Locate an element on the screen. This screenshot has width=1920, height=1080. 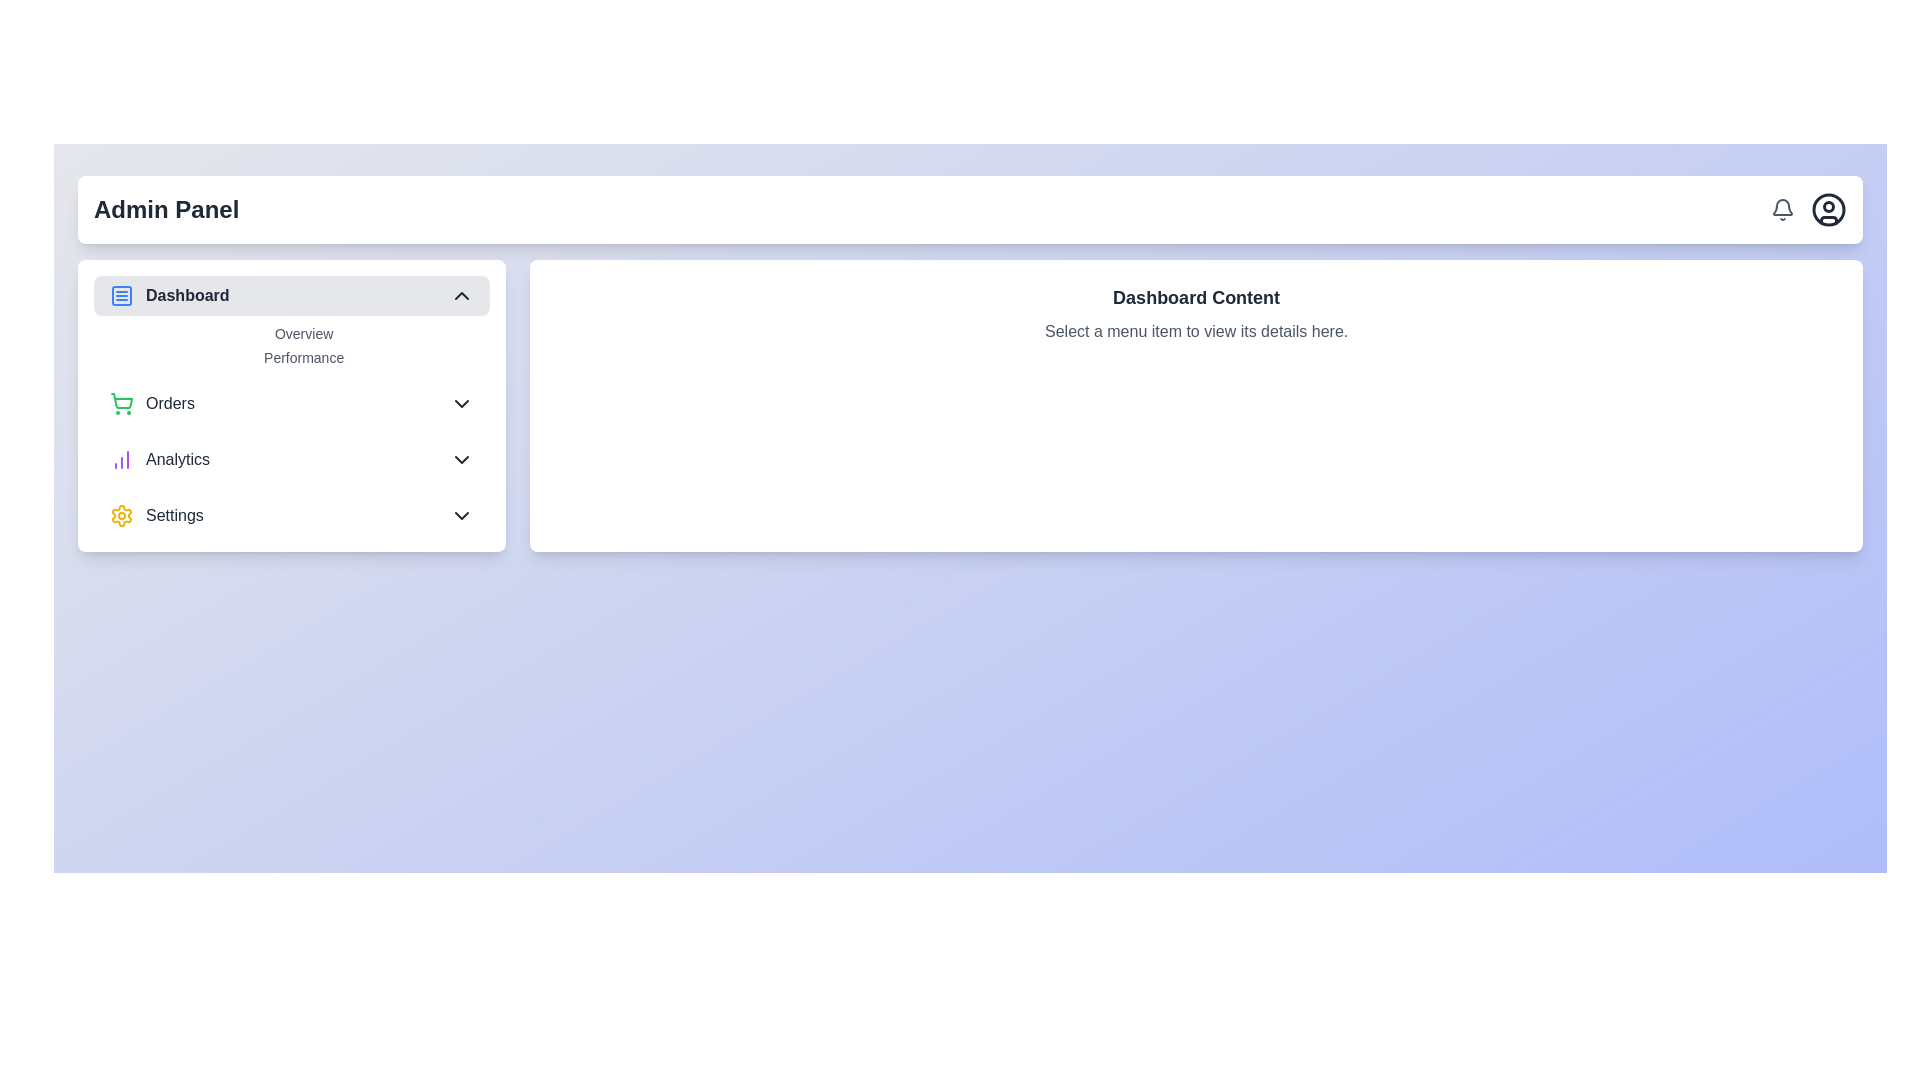
the Dropdown indicator icon located to the far-right of the 'Orders' menu item is located at coordinates (461, 404).